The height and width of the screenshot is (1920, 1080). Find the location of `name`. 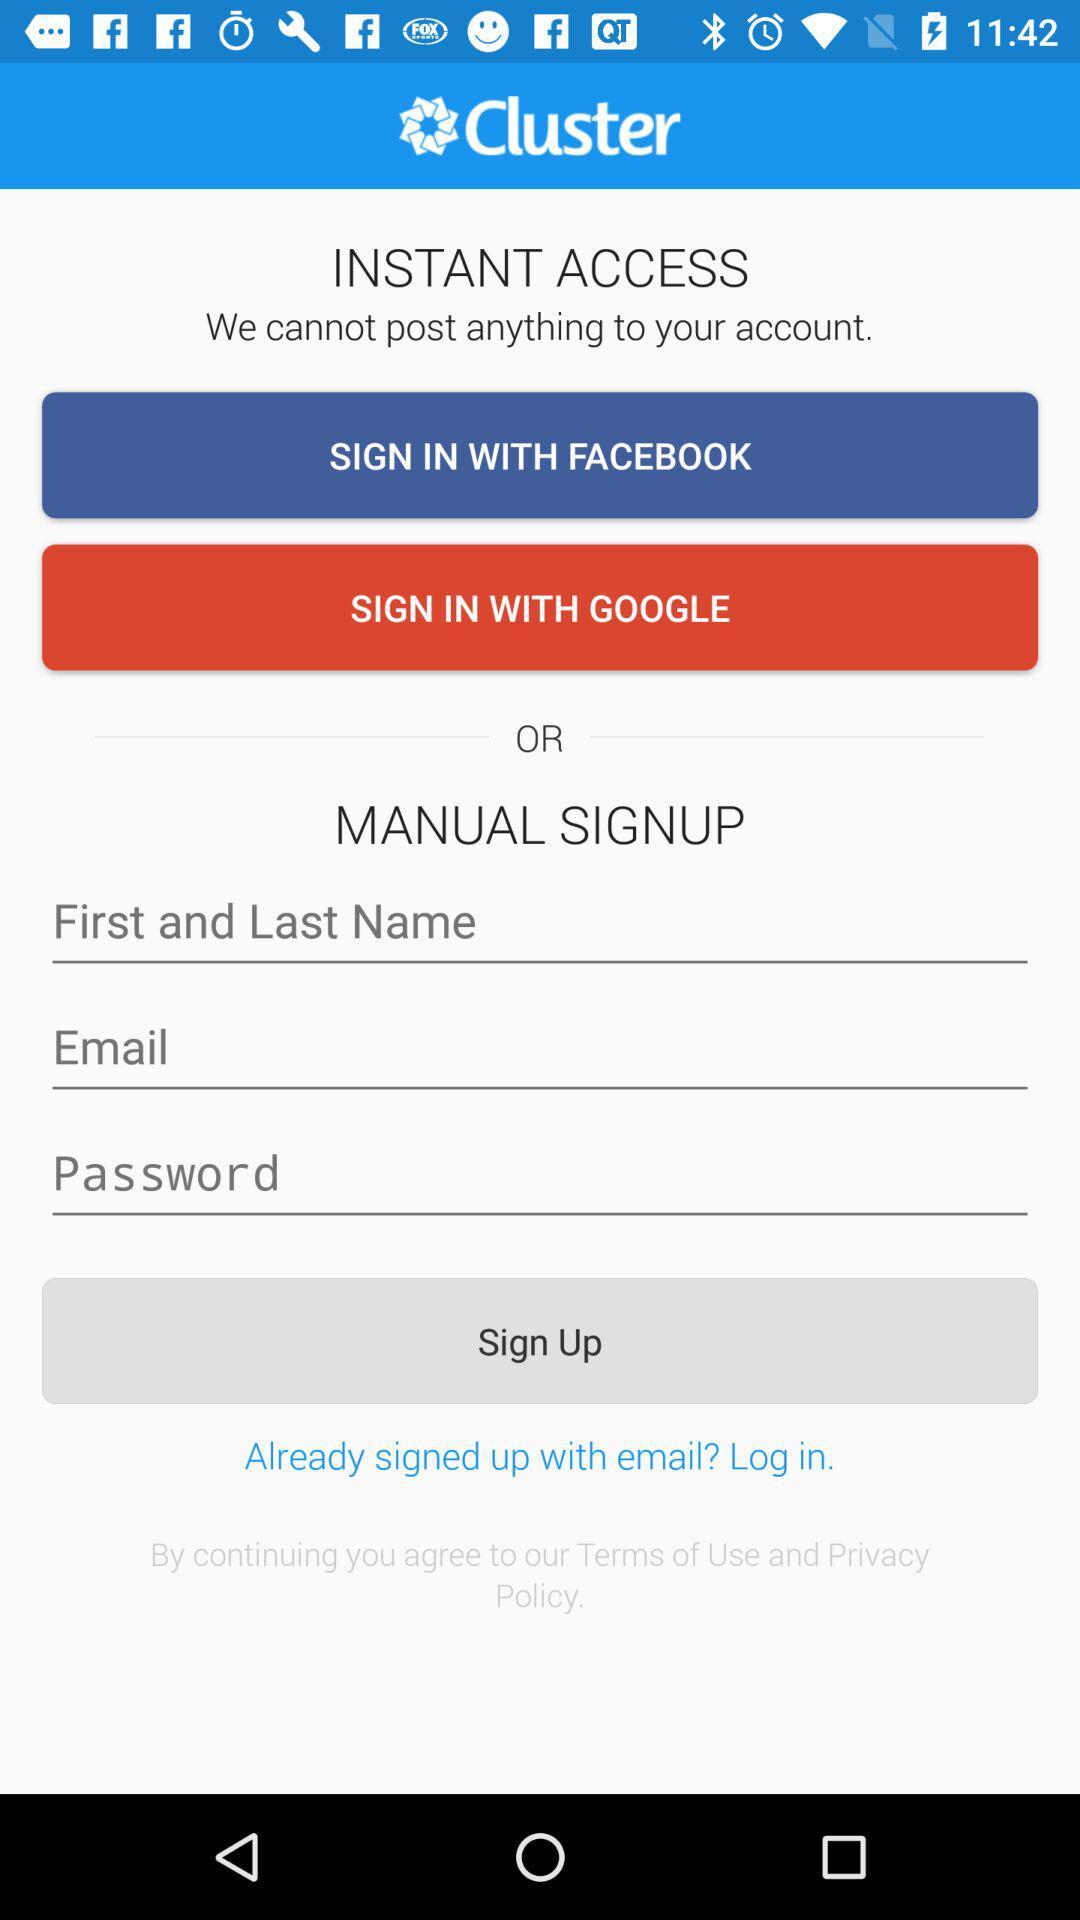

name is located at coordinates (540, 920).